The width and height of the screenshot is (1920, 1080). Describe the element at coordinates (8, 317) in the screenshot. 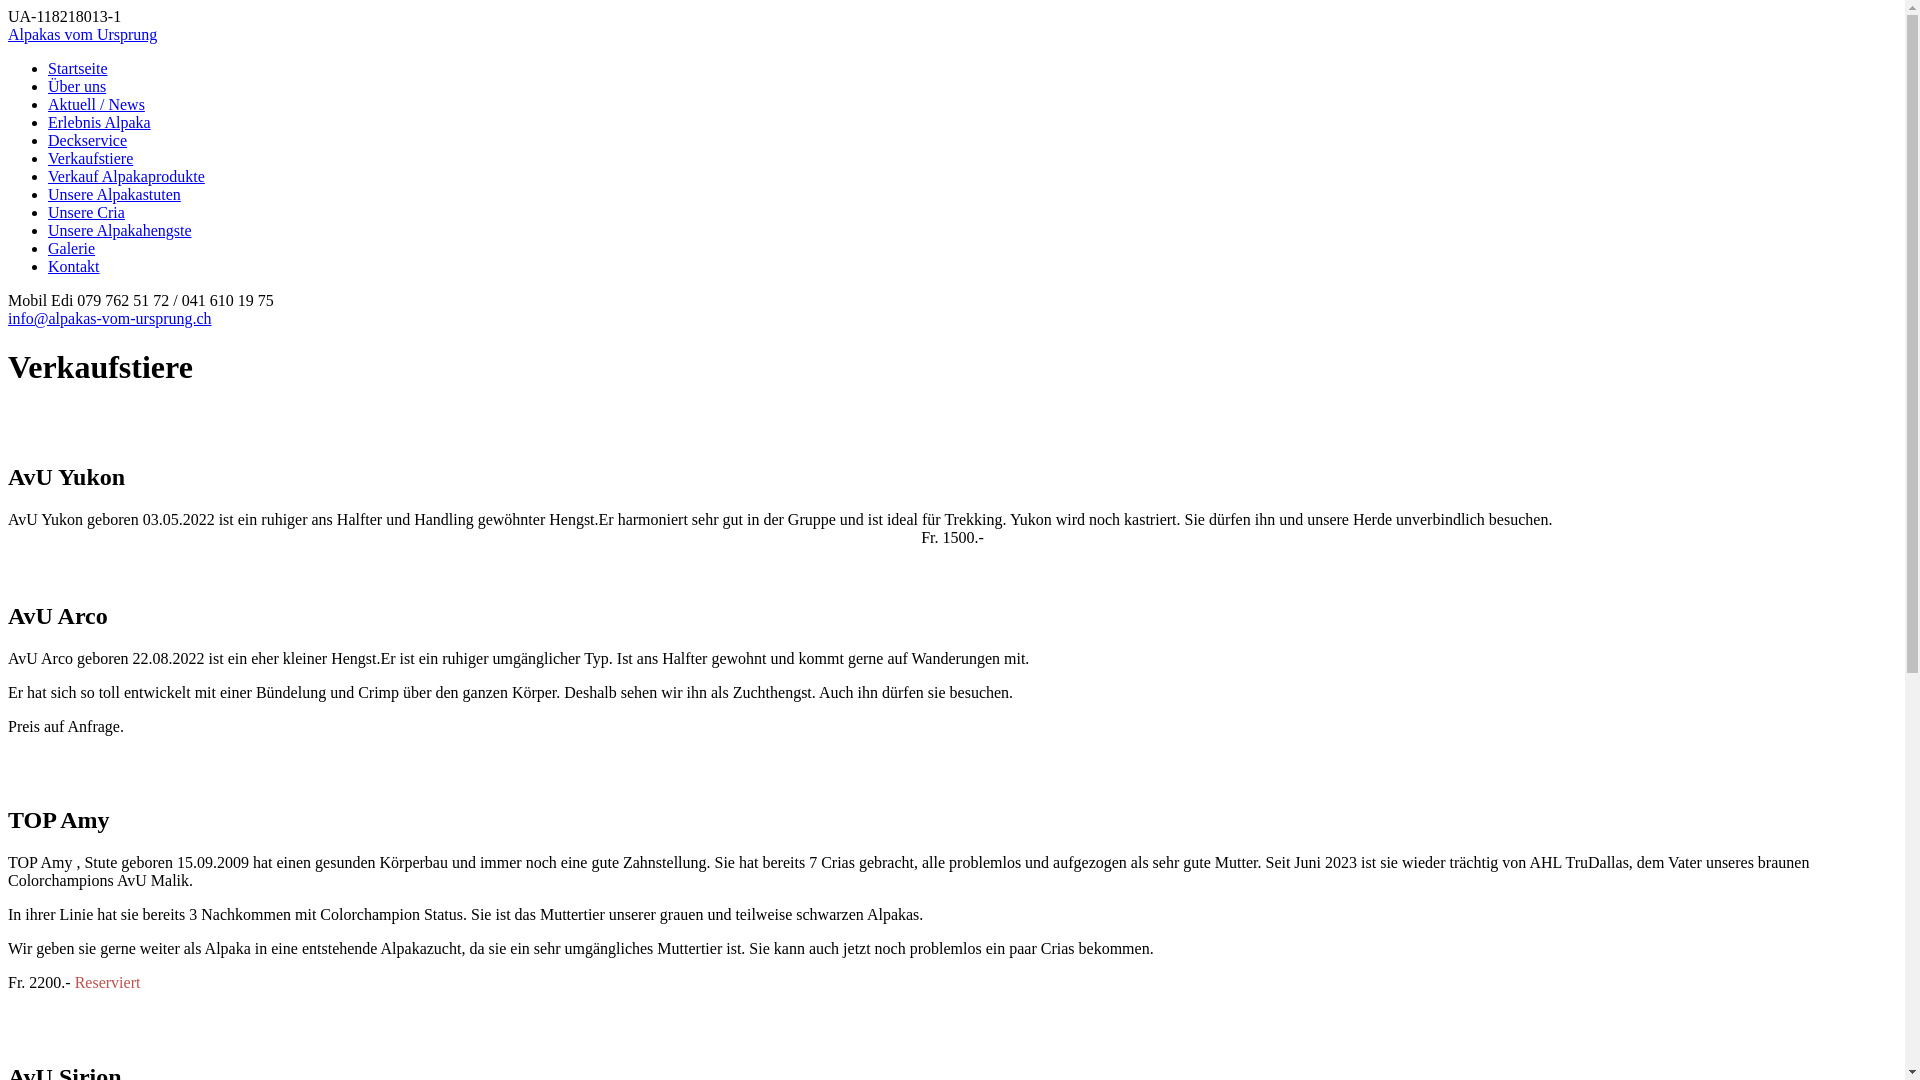

I see `'info@alpakas-vom-ursprung.ch'` at that location.